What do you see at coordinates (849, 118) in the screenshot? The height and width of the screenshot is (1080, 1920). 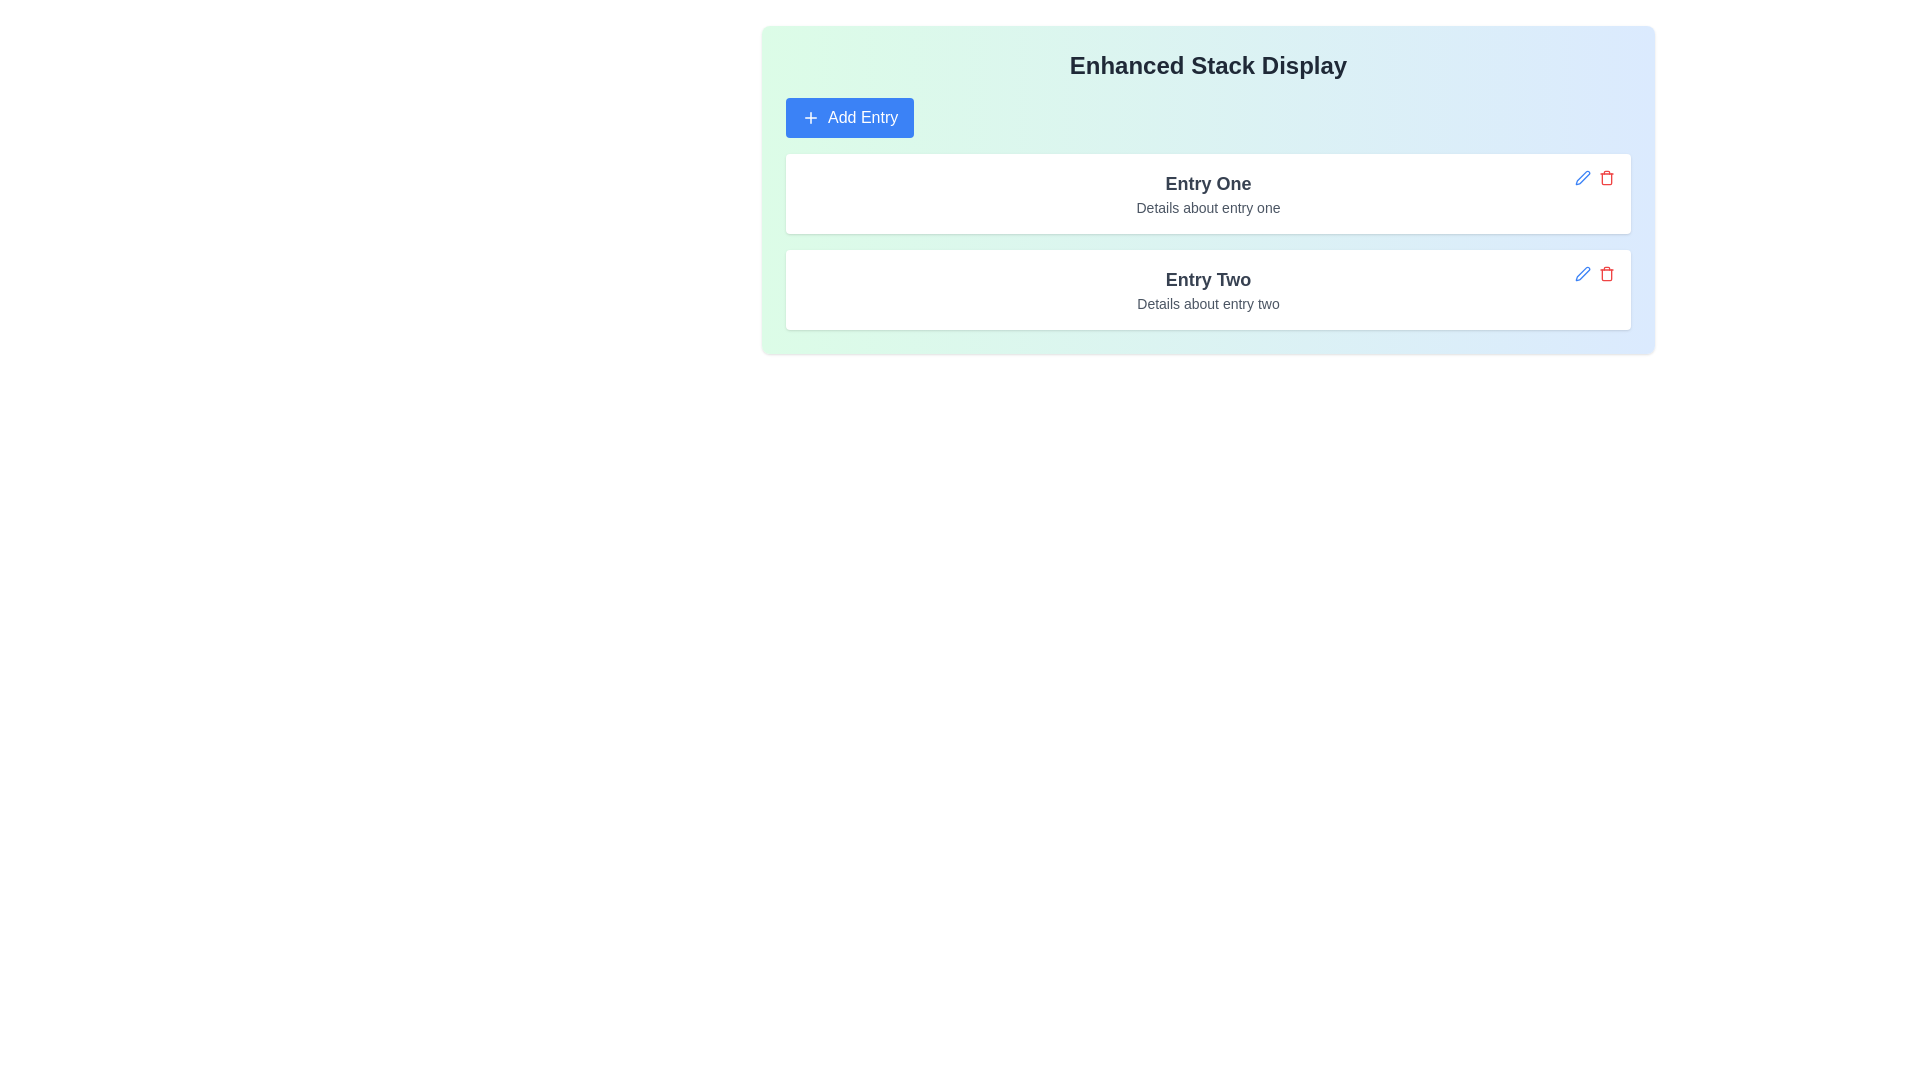 I see `the 'Add Entry' button with a blue background and a '+' icon` at bounding box center [849, 118].